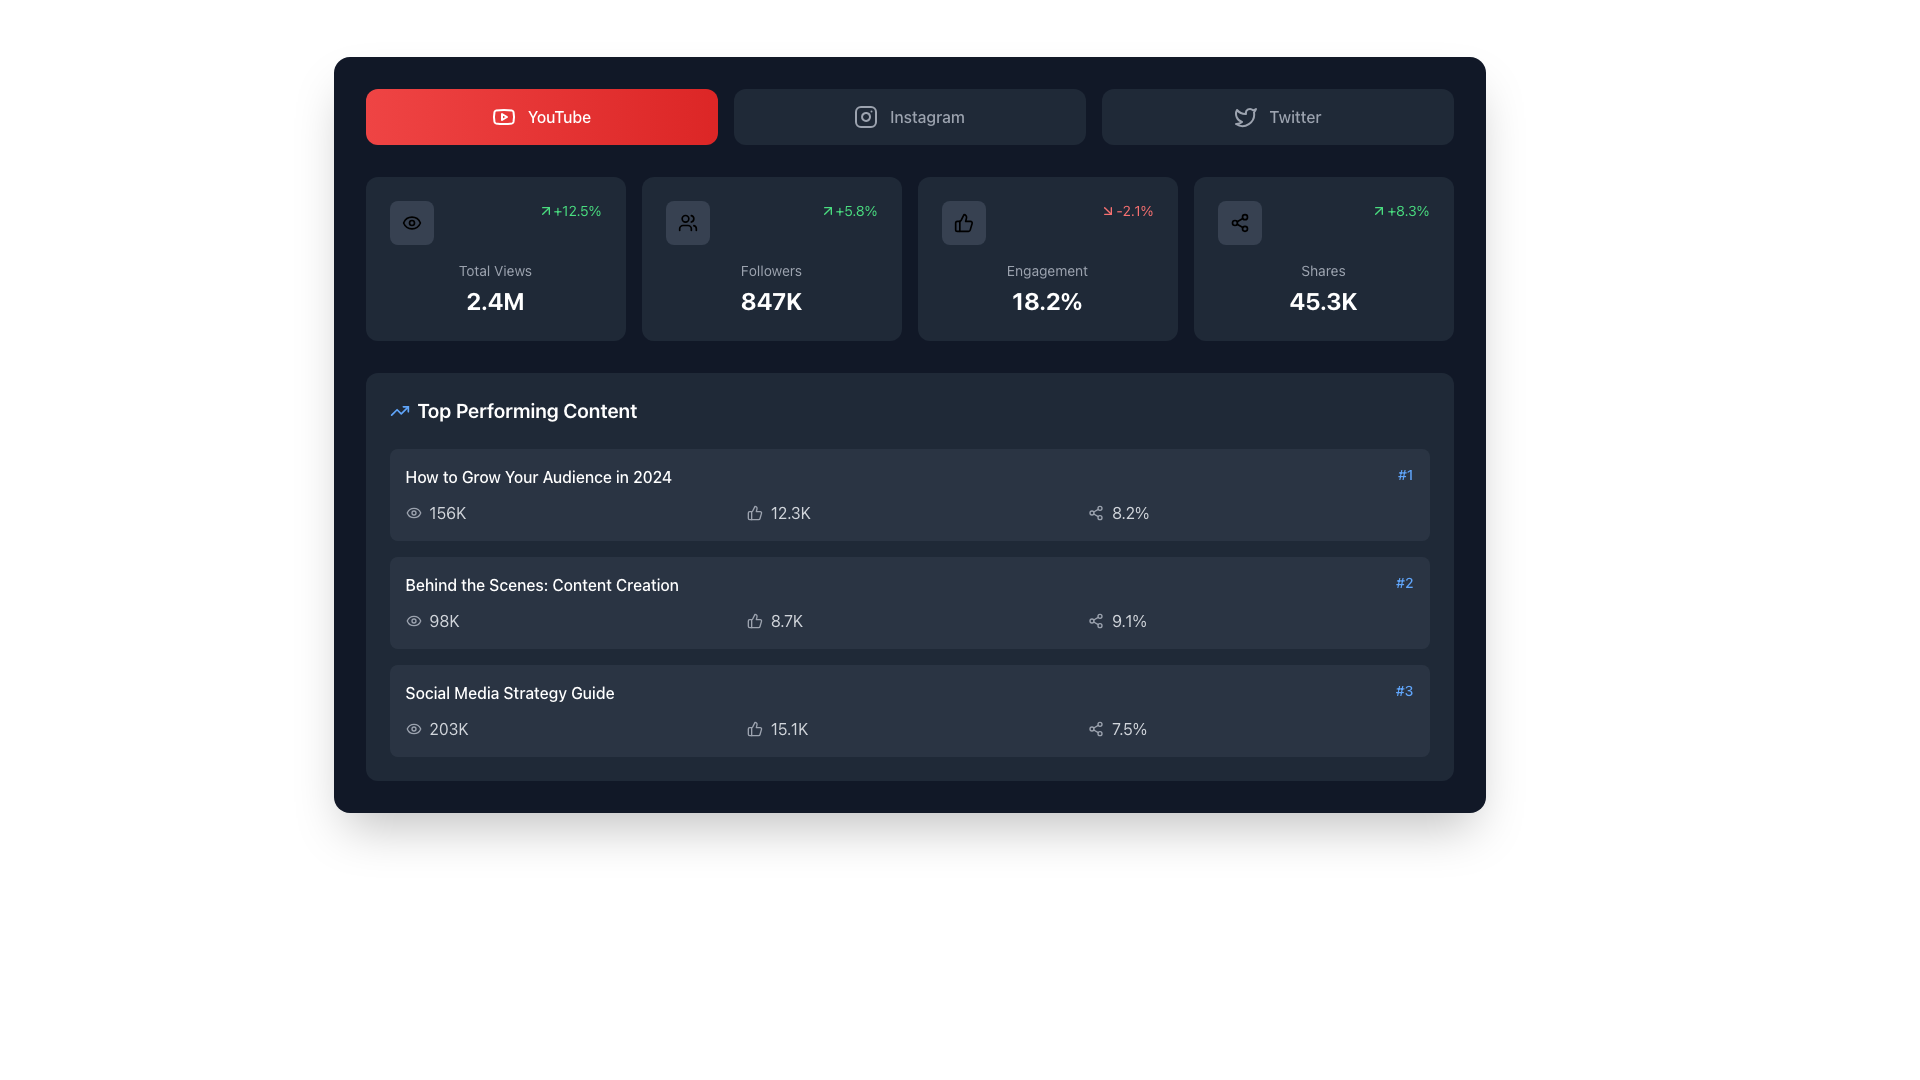  What do you see at coordinates (412, 512) in the screenshot?
I see `the 'views' icon located in the first row under 'Top Performing Content', positioned to the left of the numerical text '156K'` at bounding box center [412, 512].